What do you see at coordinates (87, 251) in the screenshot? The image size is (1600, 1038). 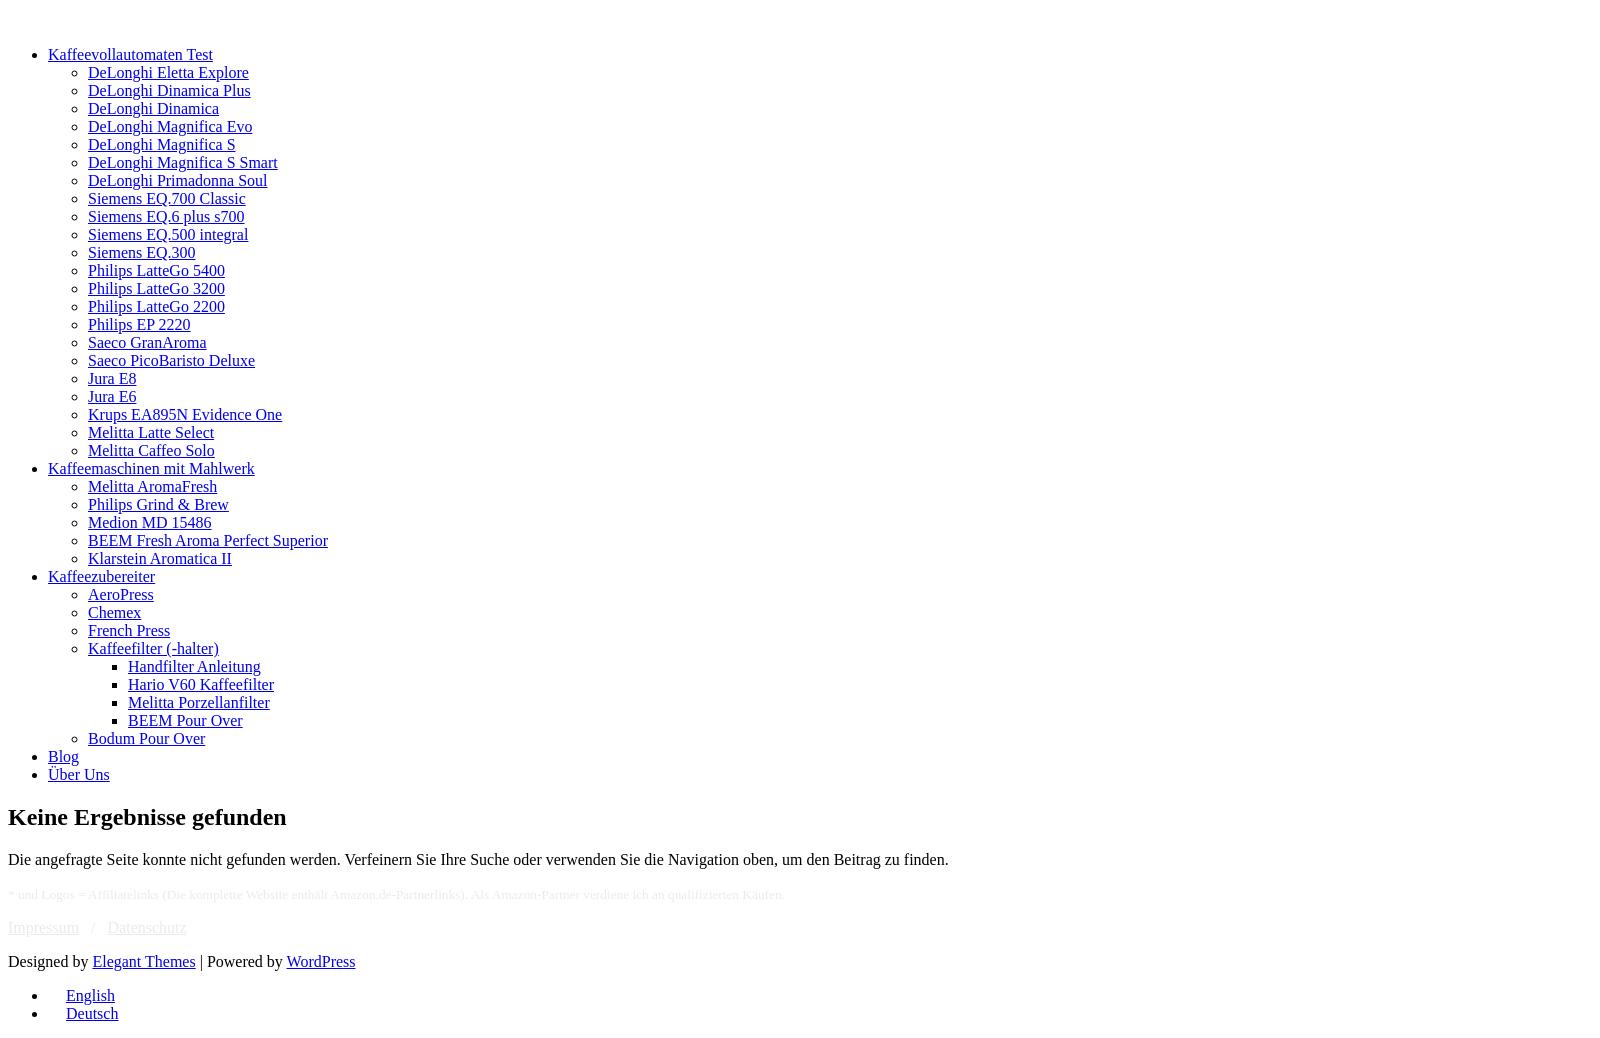 I see `'Siemens EQ.300'` at bounding box center [87, 251].